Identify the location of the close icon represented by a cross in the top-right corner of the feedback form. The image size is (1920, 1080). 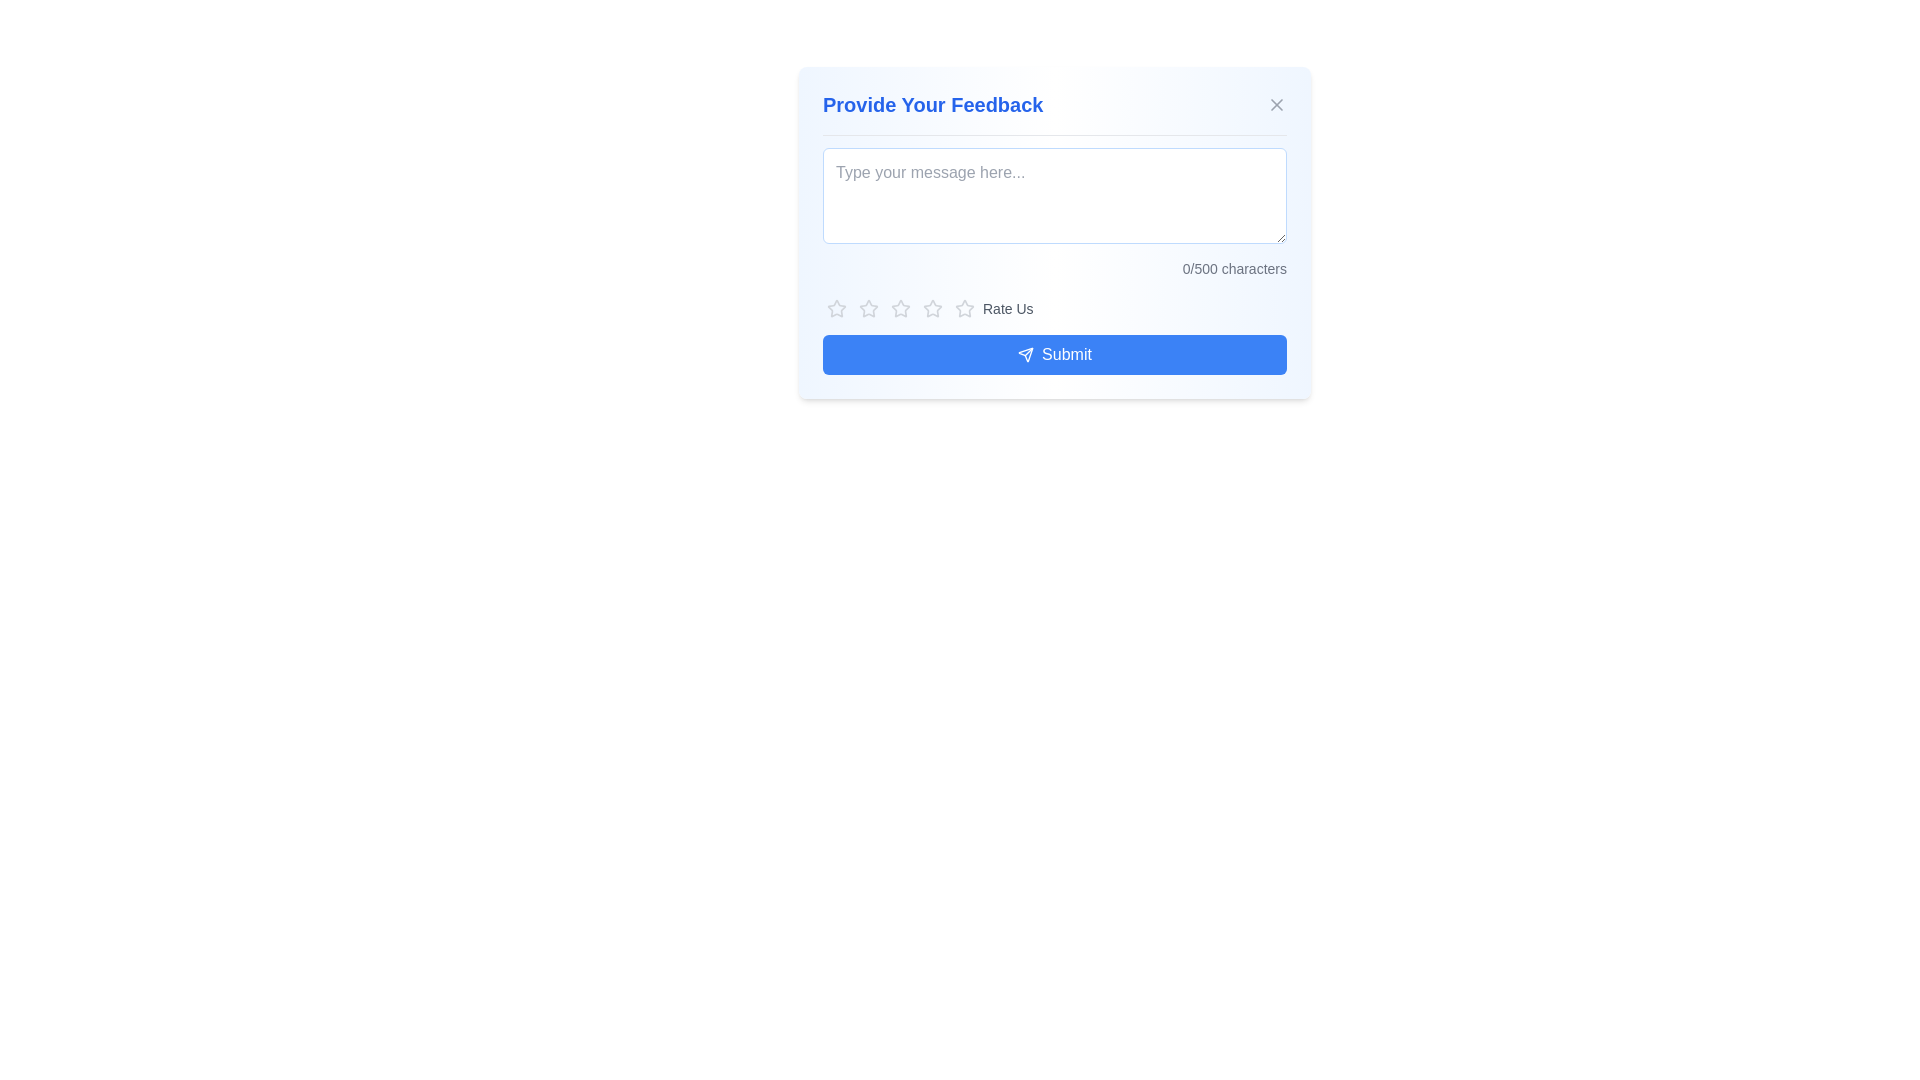
(1275, 104).